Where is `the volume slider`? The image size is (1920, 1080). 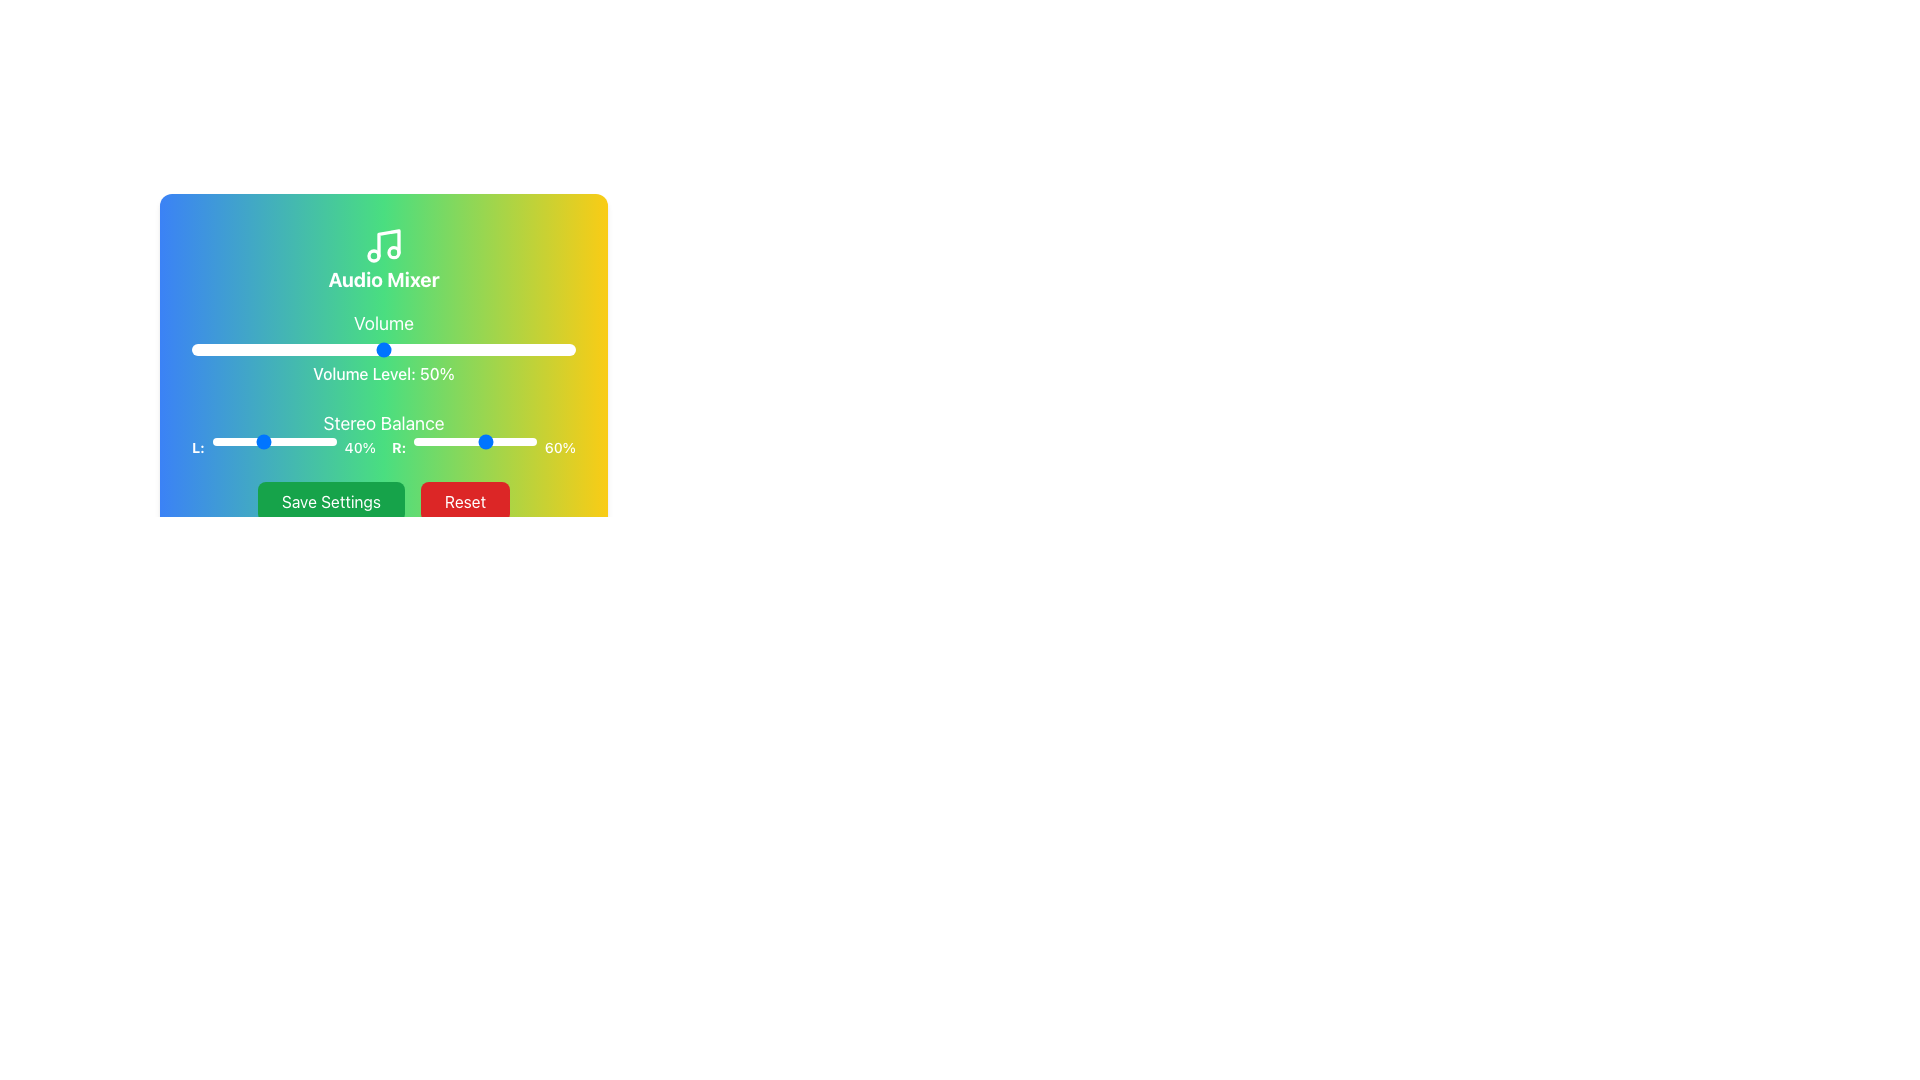
the volume slider is located at coordinates (240, 349).